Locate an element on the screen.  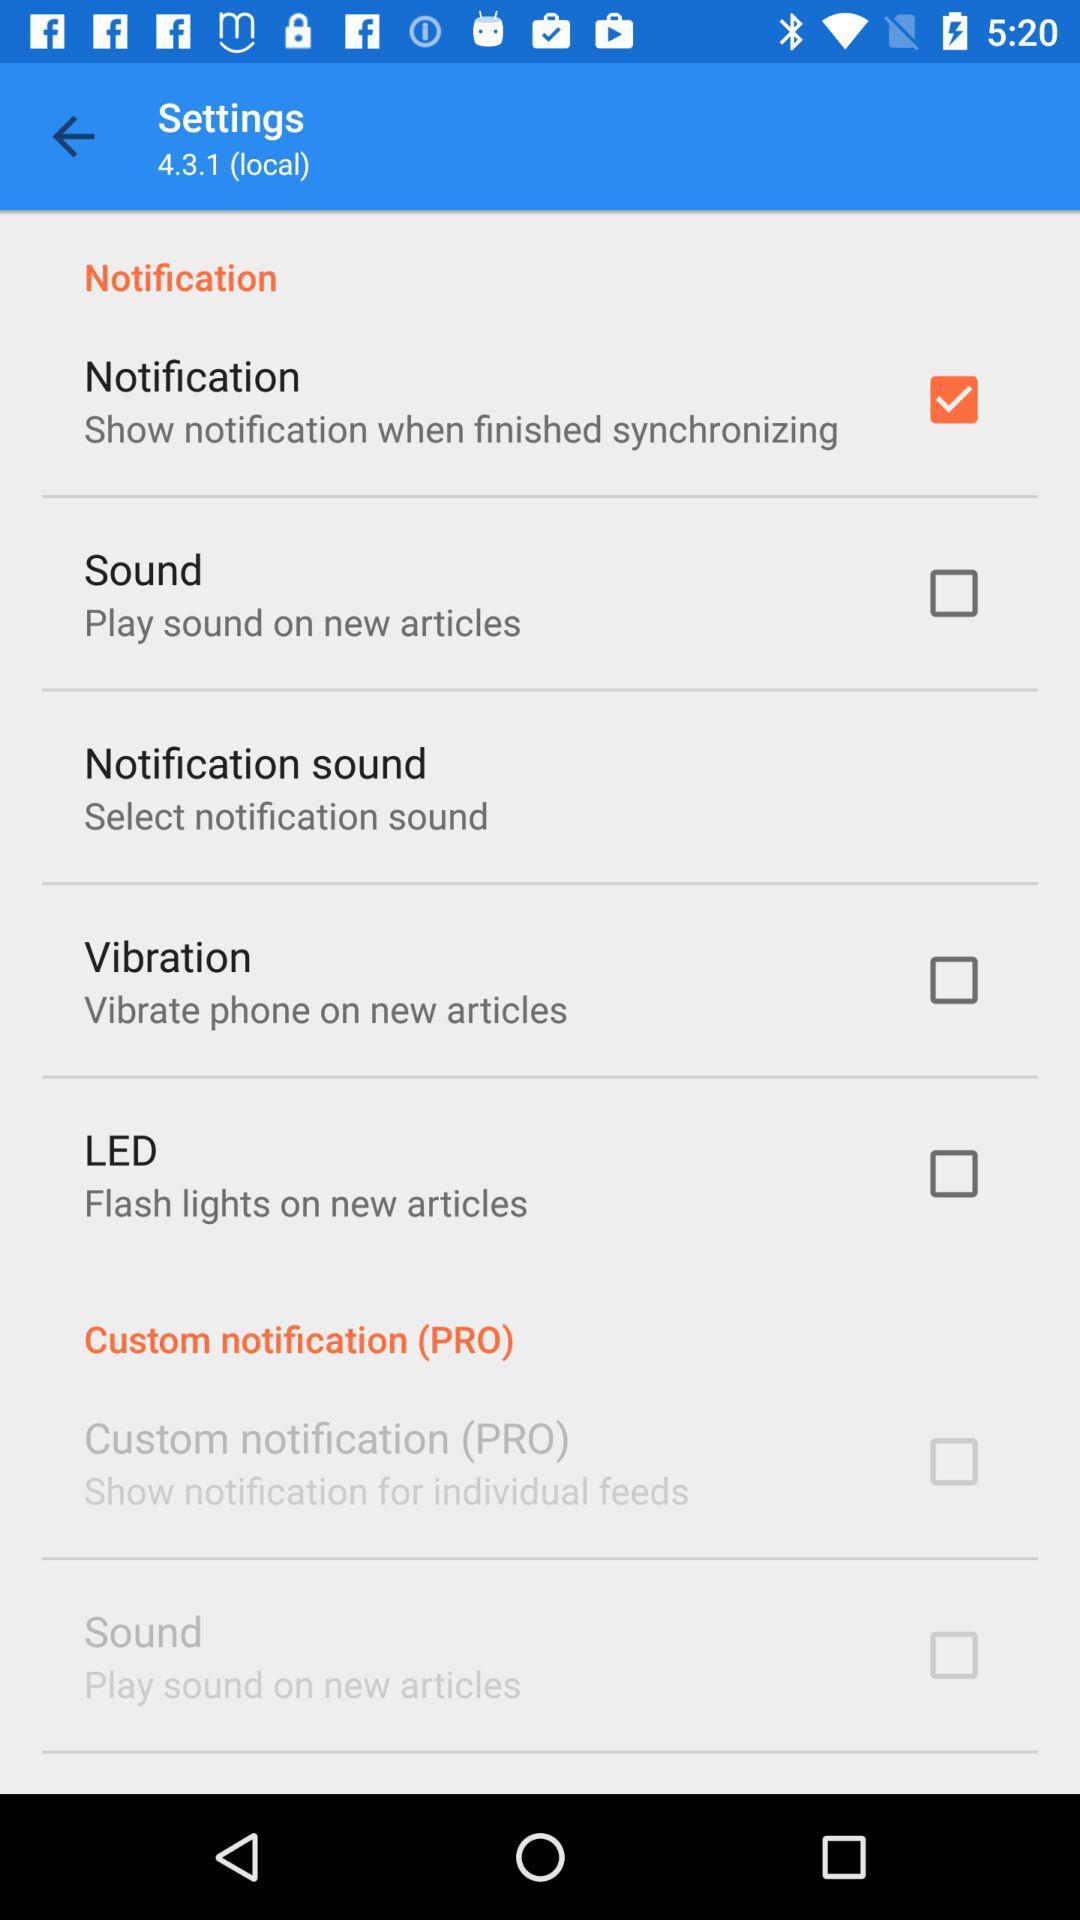
the flash lights on item is located at coordinates (305, 1201).